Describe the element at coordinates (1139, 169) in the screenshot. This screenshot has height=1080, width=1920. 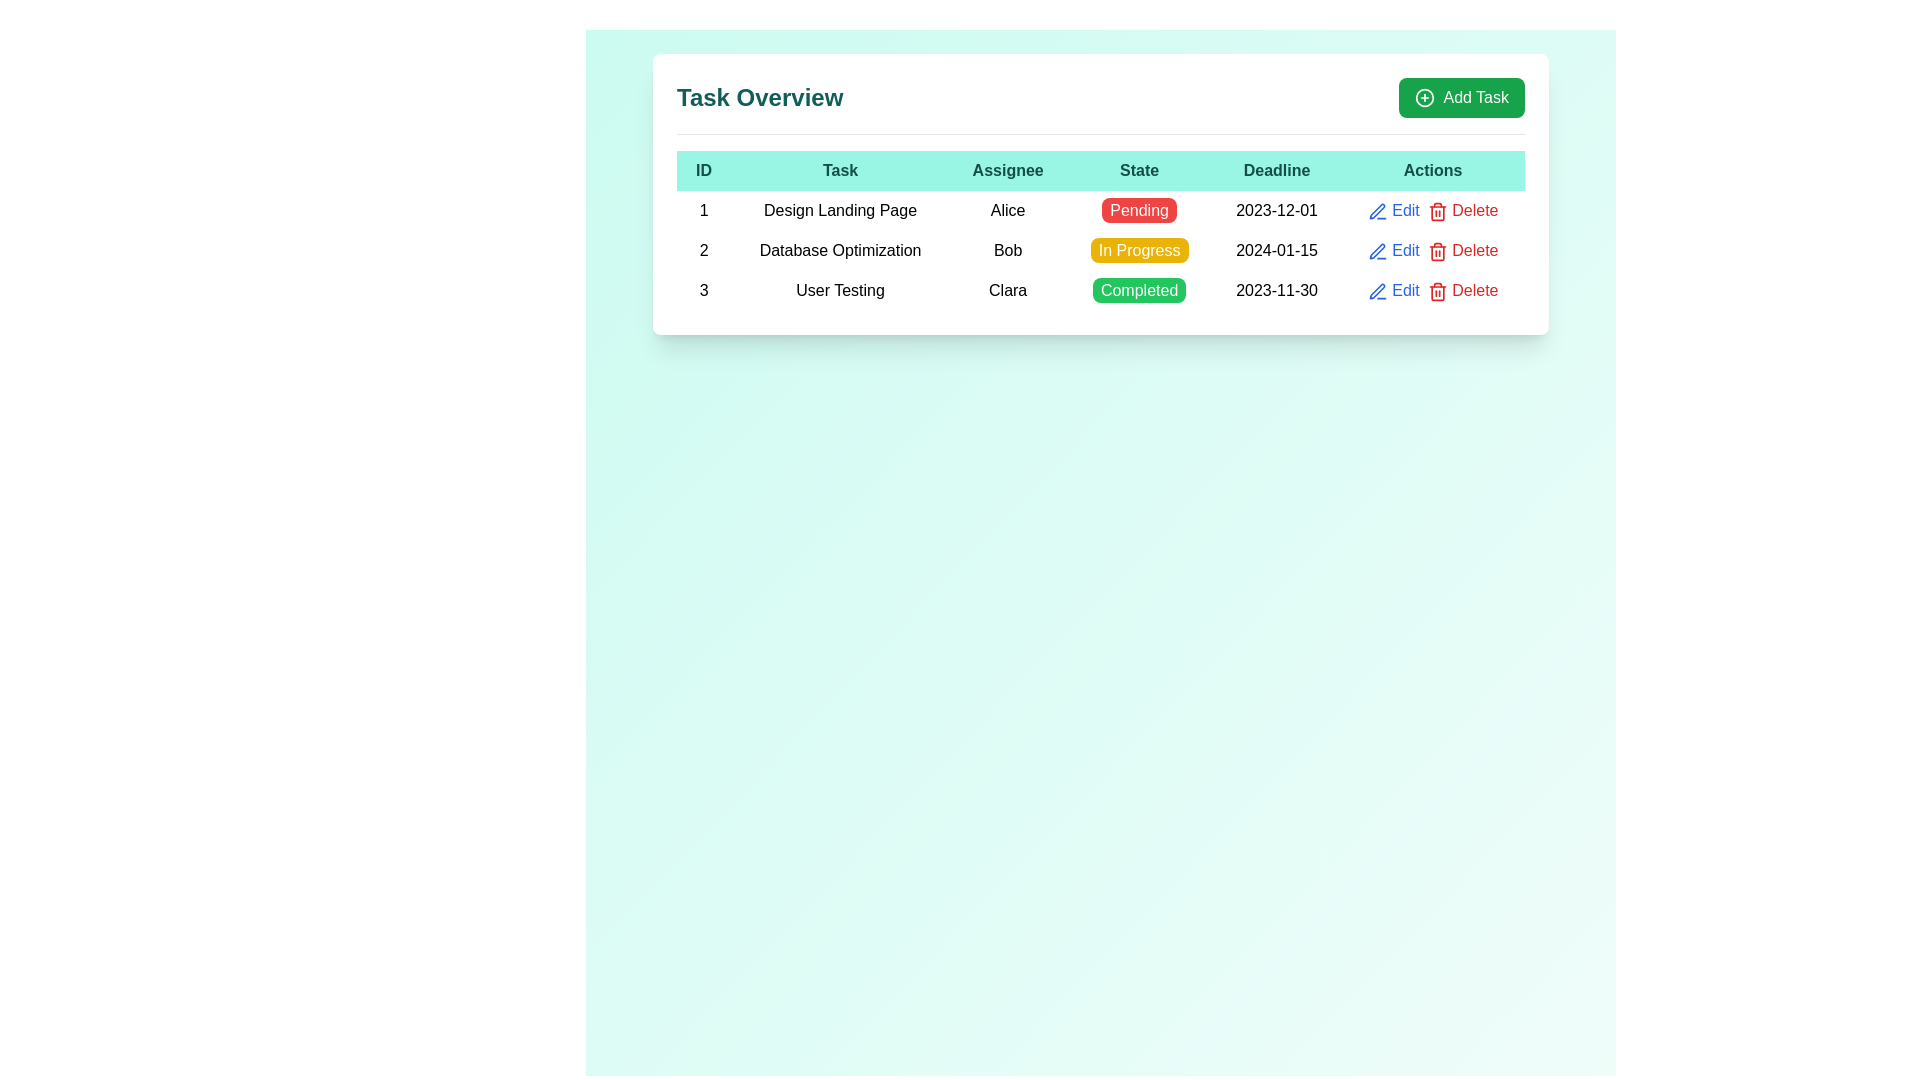
I see `the 'State' header cell in the table, which is the fourth header after 'Assignee' and before 'Deadline'` at that location.